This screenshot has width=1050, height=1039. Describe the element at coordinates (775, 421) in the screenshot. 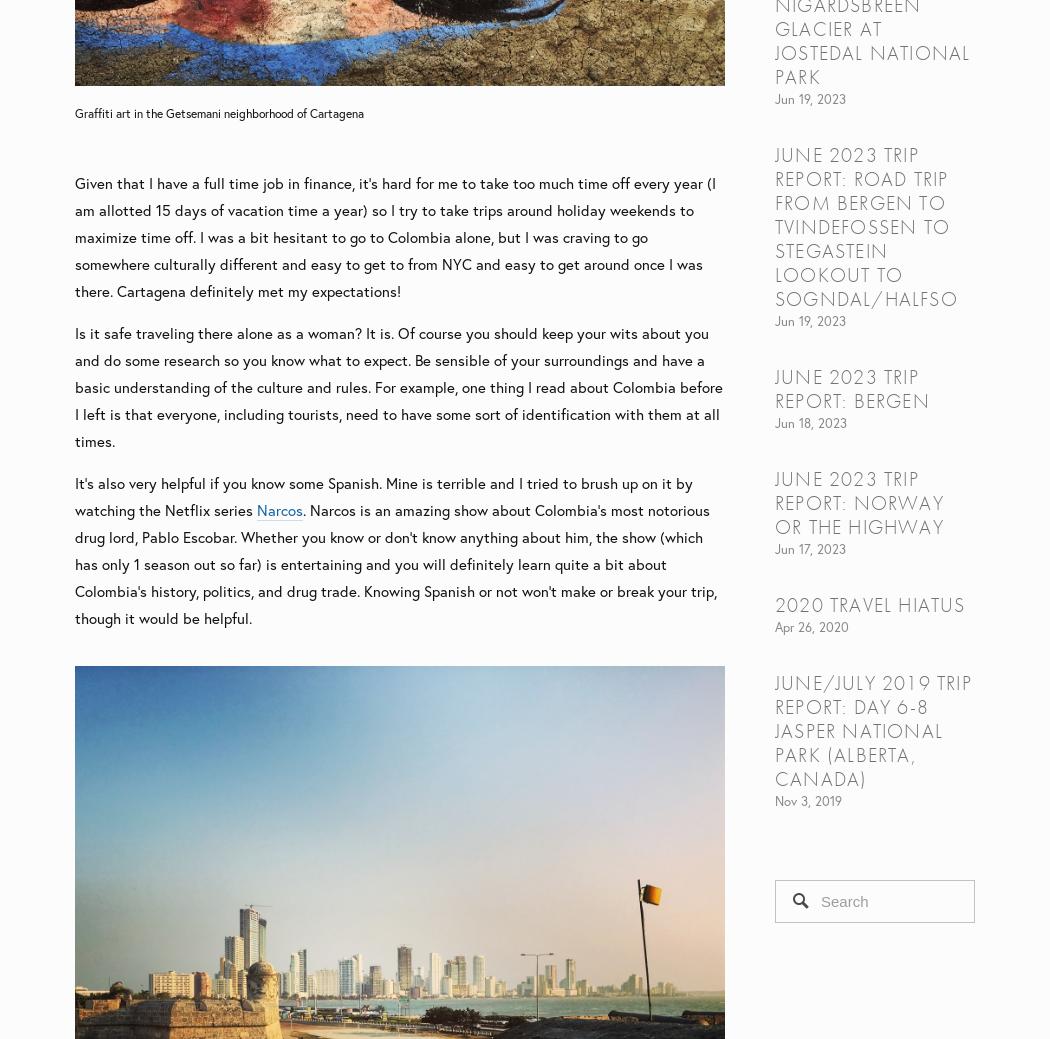

I see `'Jun 18, 2023'` at that location.